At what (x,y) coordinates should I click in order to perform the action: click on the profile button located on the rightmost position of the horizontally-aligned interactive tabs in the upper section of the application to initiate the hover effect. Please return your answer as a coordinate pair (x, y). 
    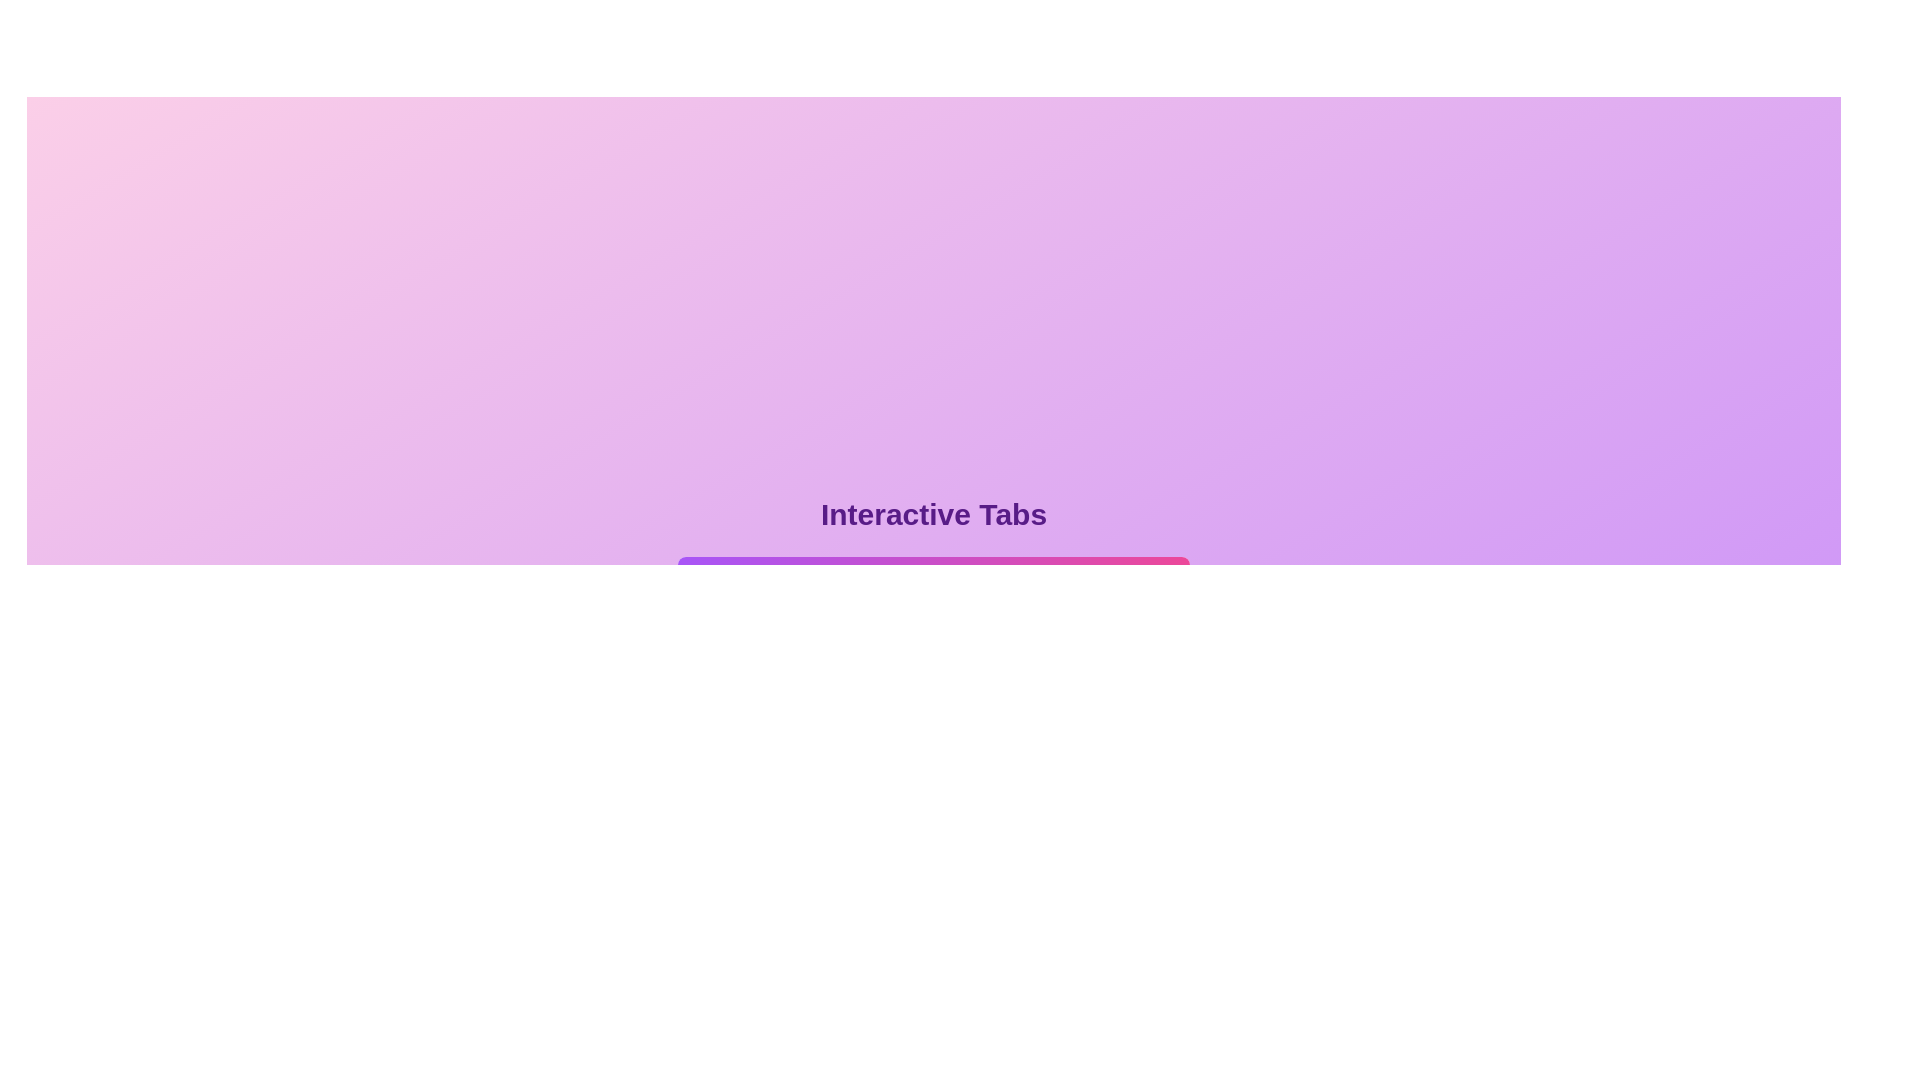
    Looking at the image, I should click on (1129, 600).